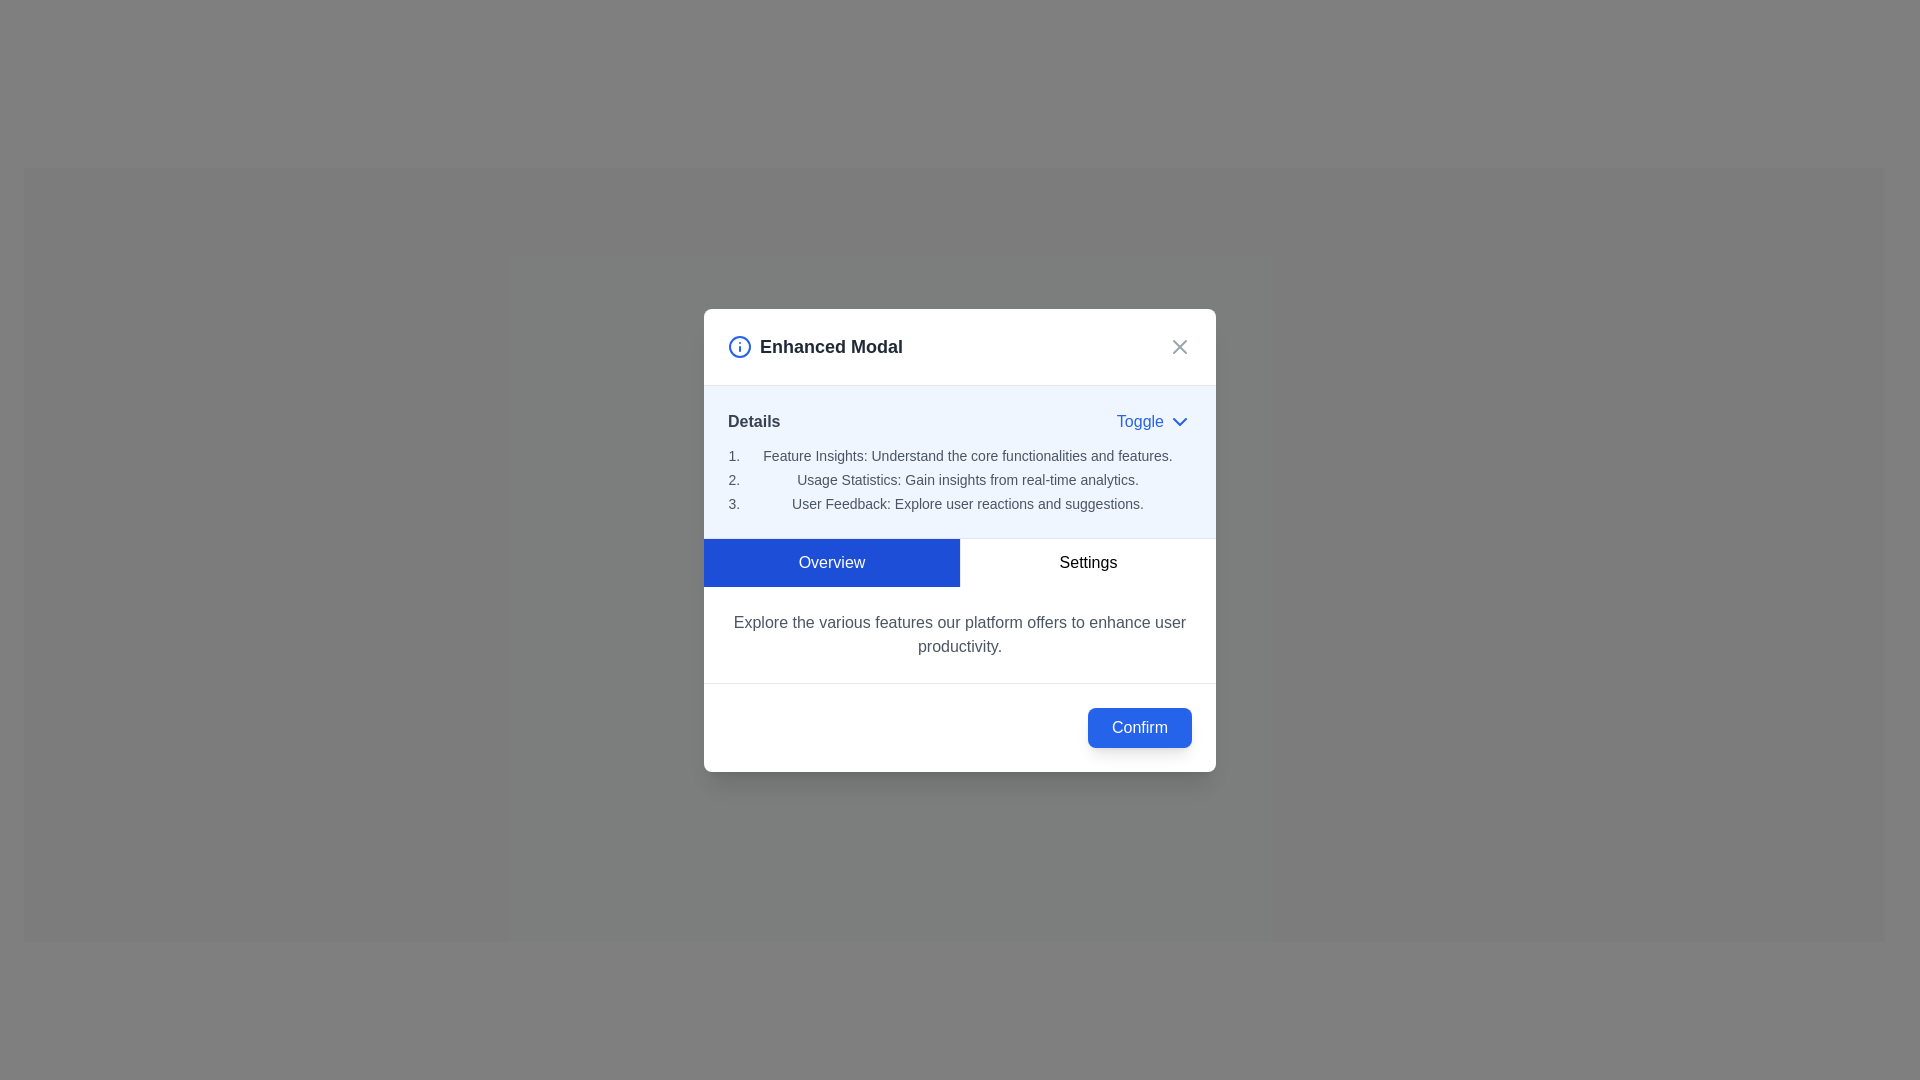 The image size is (1920, 1080). I want to click on the chevron icon pointing downward, located to the right of the 'Toggle' text label, so click(1180, 420).